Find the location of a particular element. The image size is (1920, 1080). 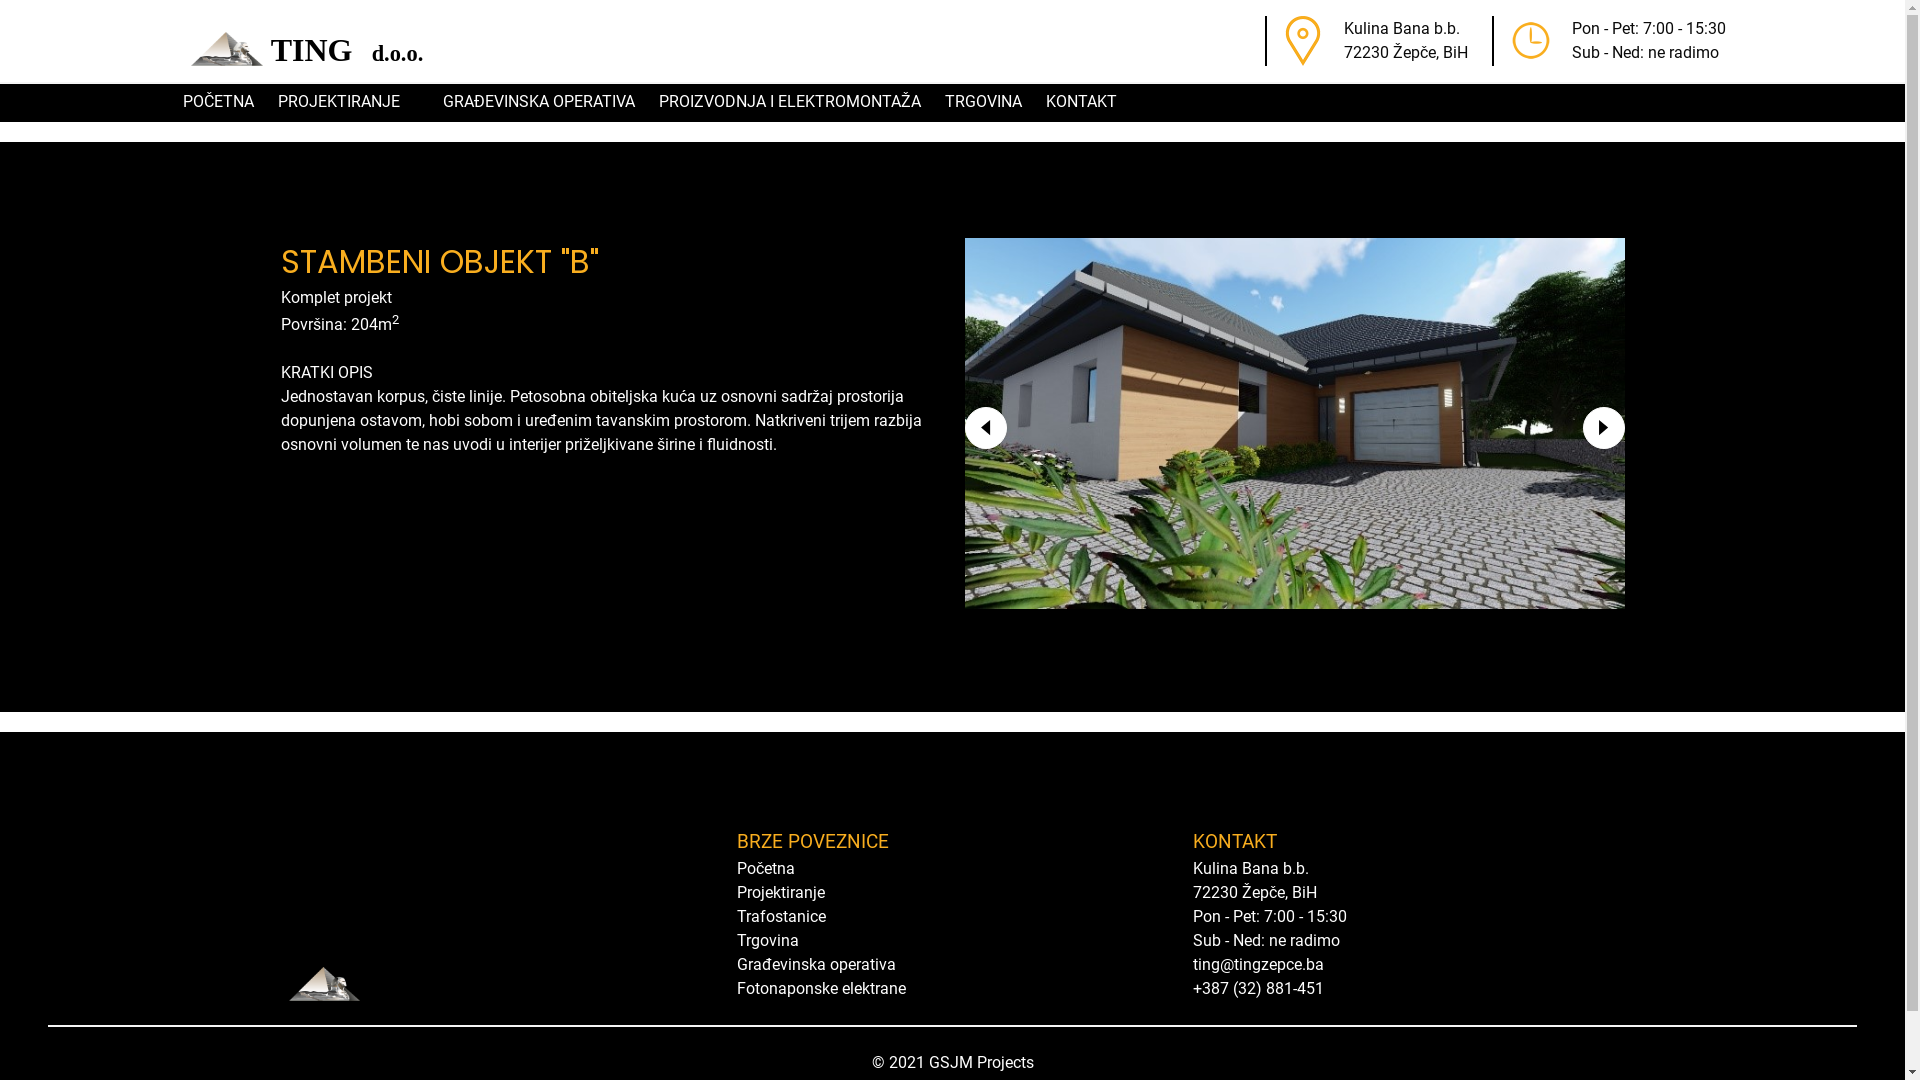

'Trgovina' is located at coordinates (766, 940).